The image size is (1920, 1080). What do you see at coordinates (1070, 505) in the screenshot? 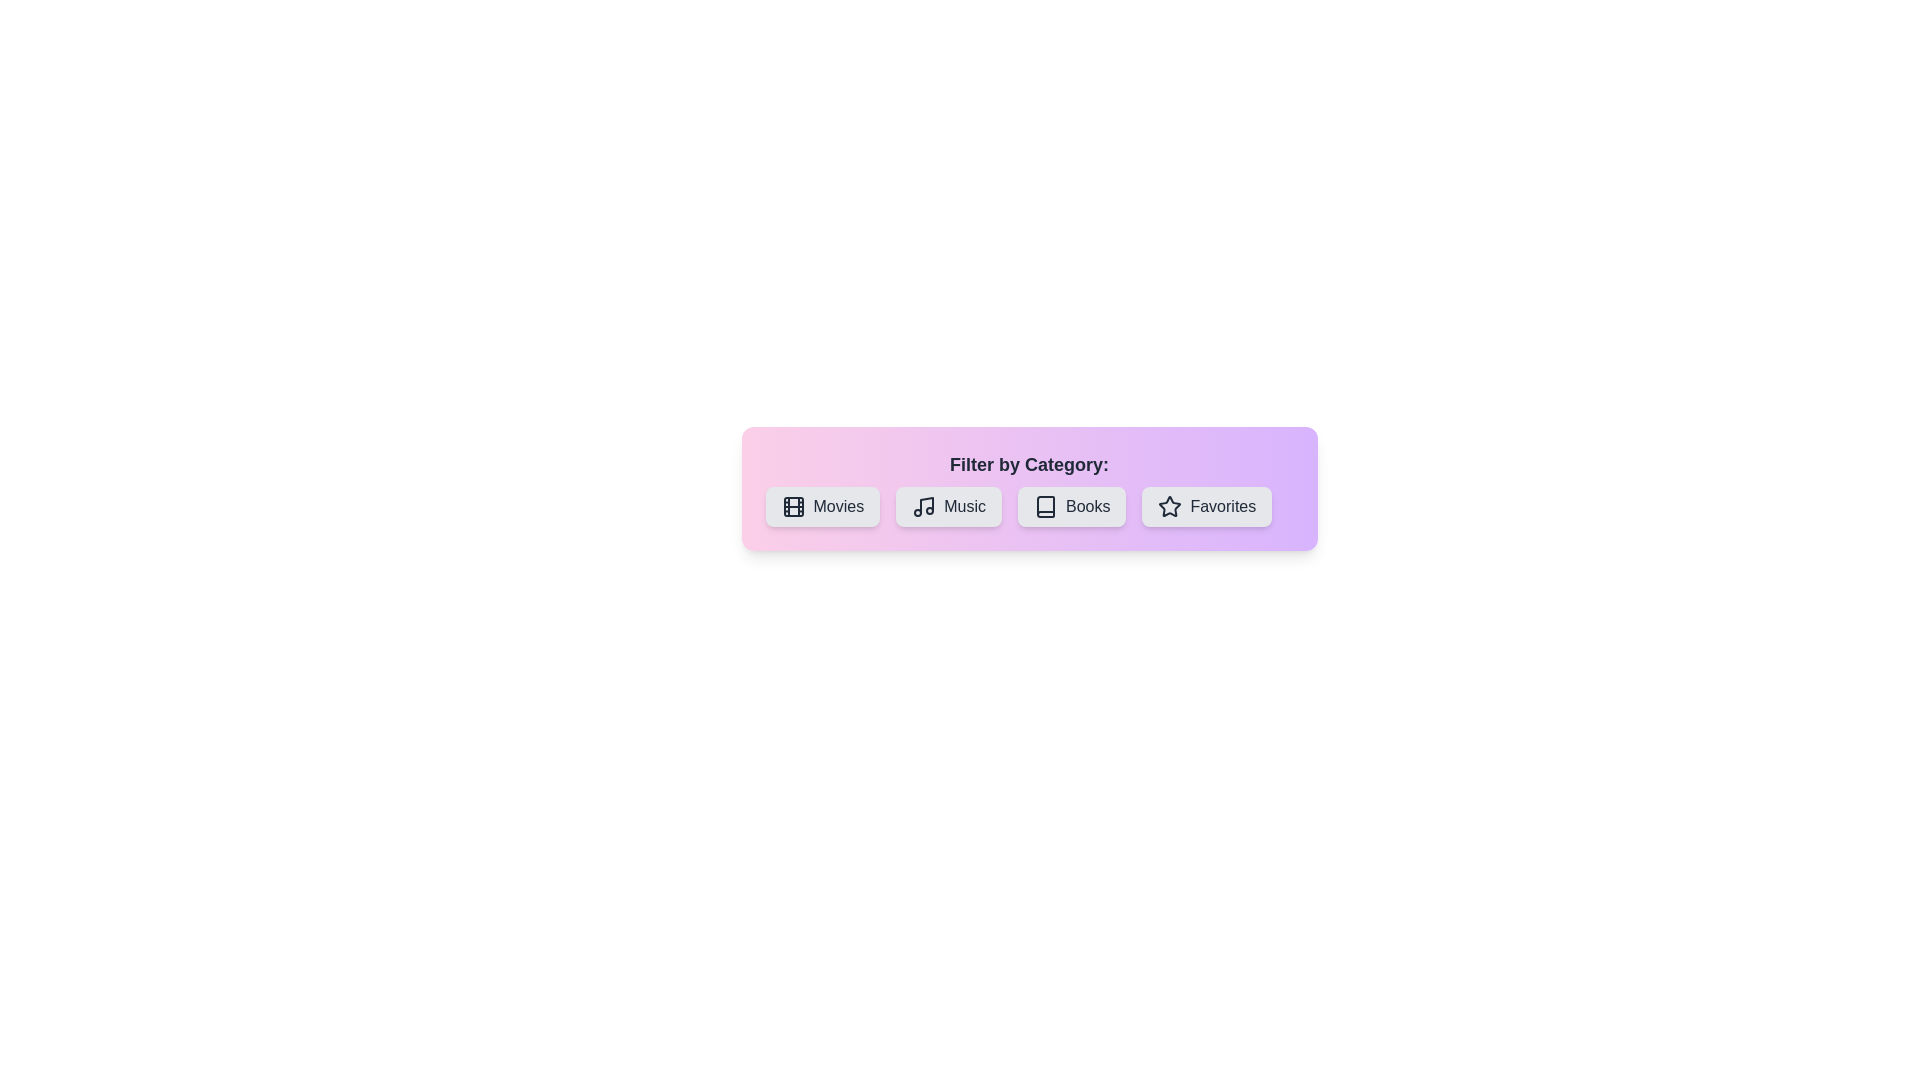
I see `the 'Books' button to toggle its selected state` at bounding box center [1070, 505].